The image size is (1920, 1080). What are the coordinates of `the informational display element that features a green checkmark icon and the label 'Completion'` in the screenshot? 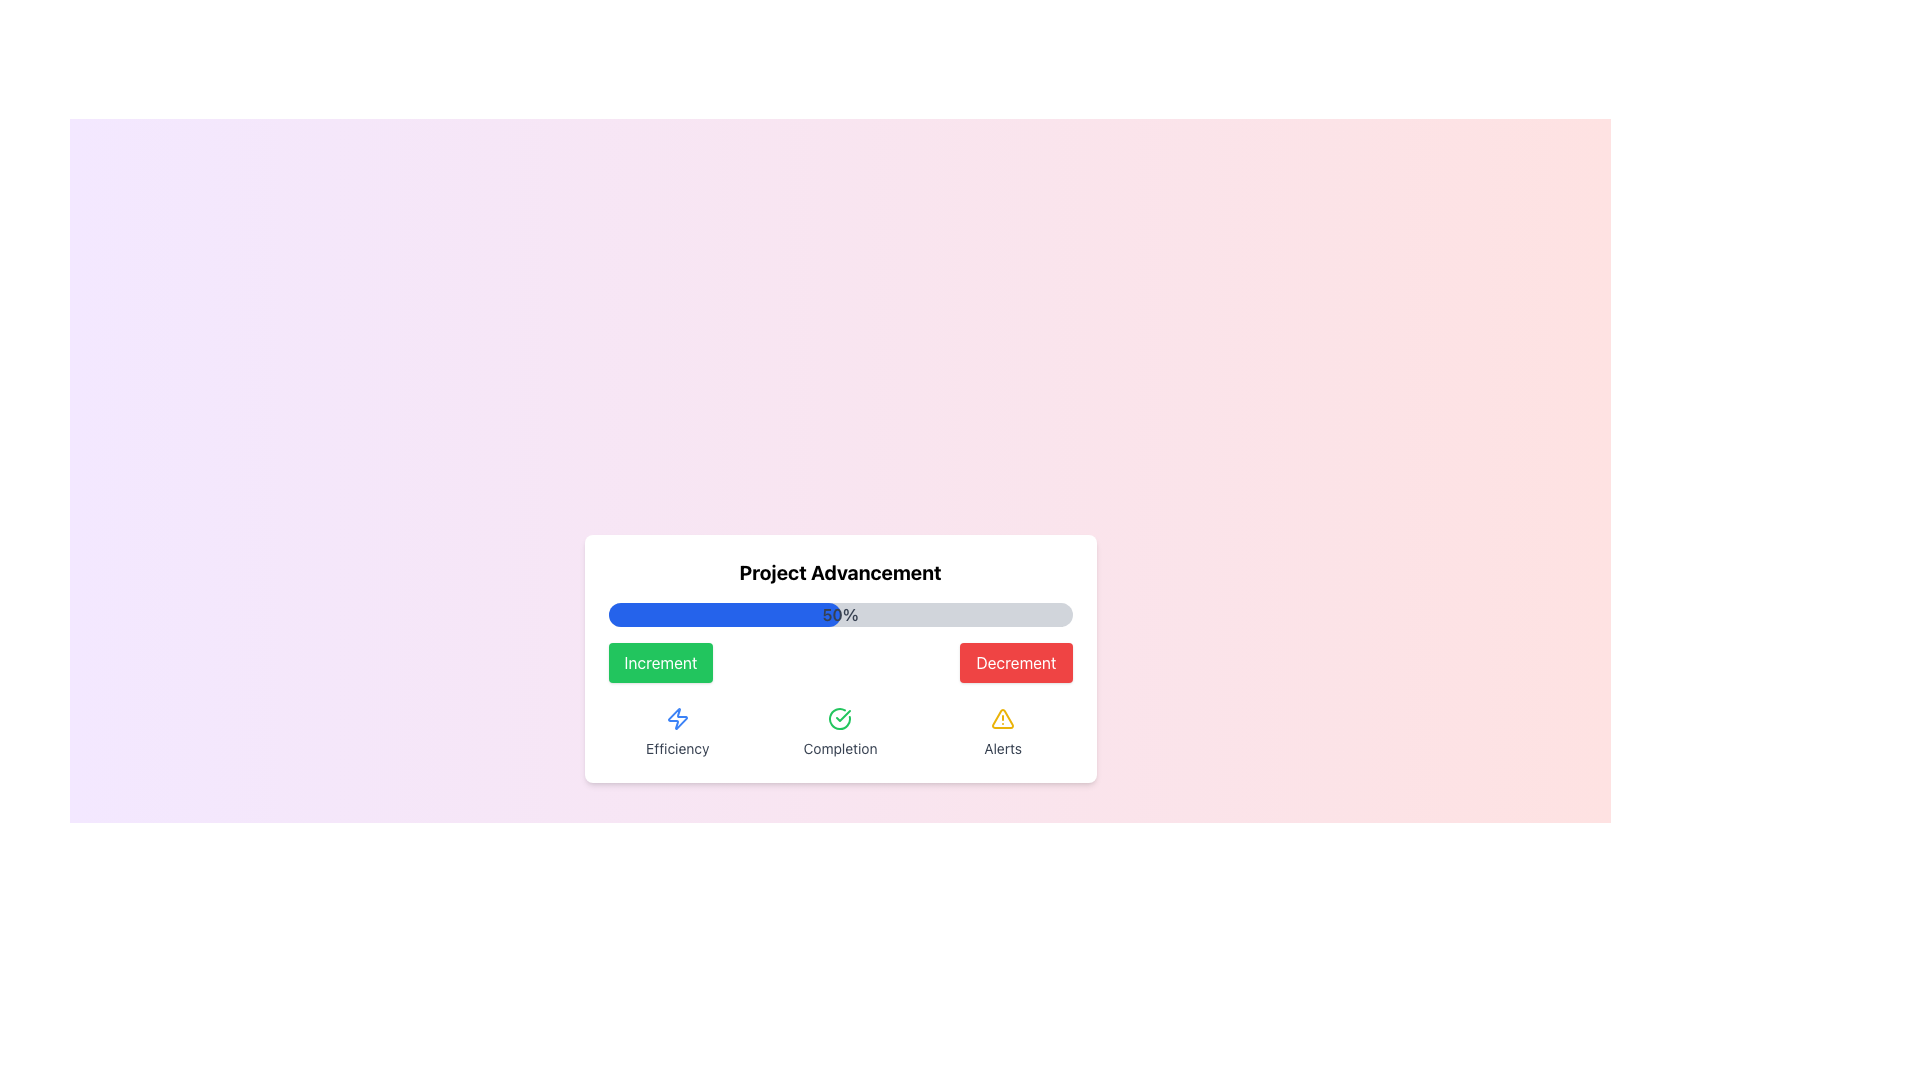 It's located at (840, 732).